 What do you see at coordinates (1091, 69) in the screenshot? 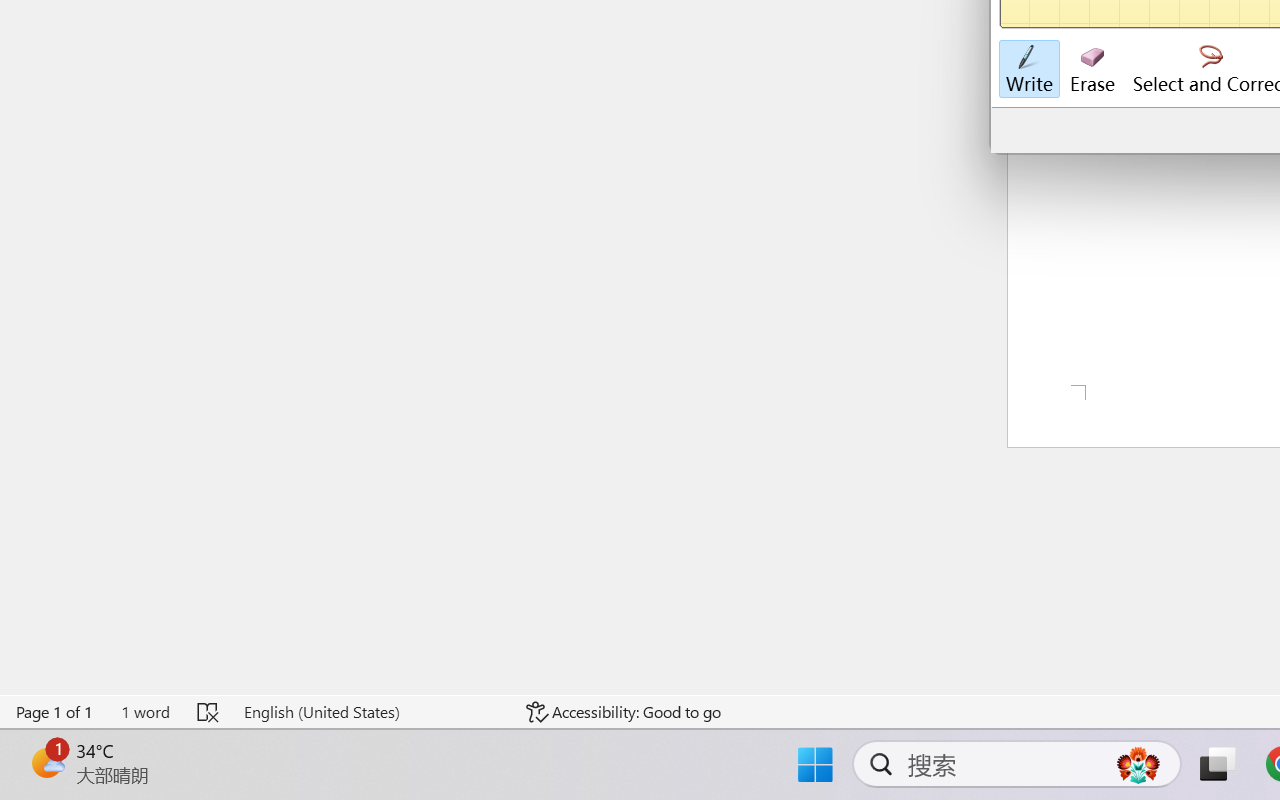
I see `'Erase'` at bounding box center [1091, 69].